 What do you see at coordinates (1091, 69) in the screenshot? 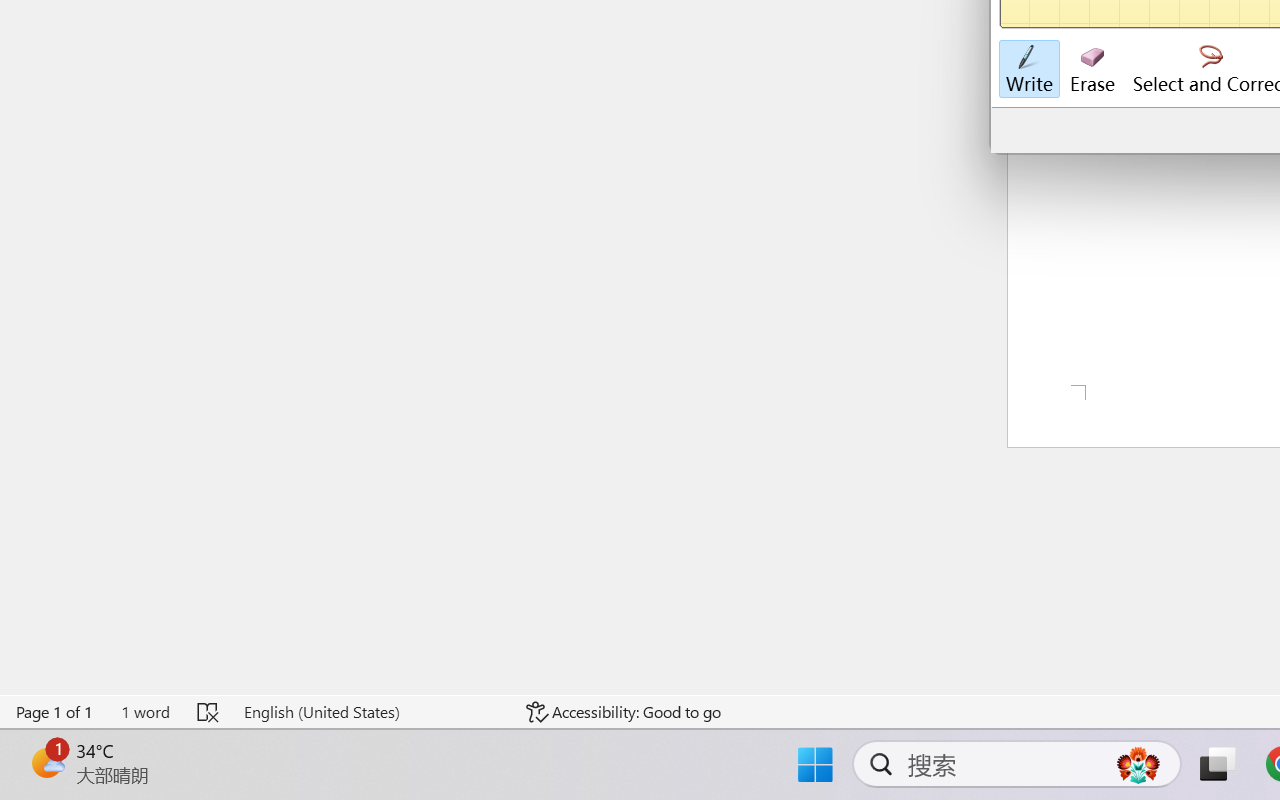
I see `'Erase'` at bounding box center [1091, 69].